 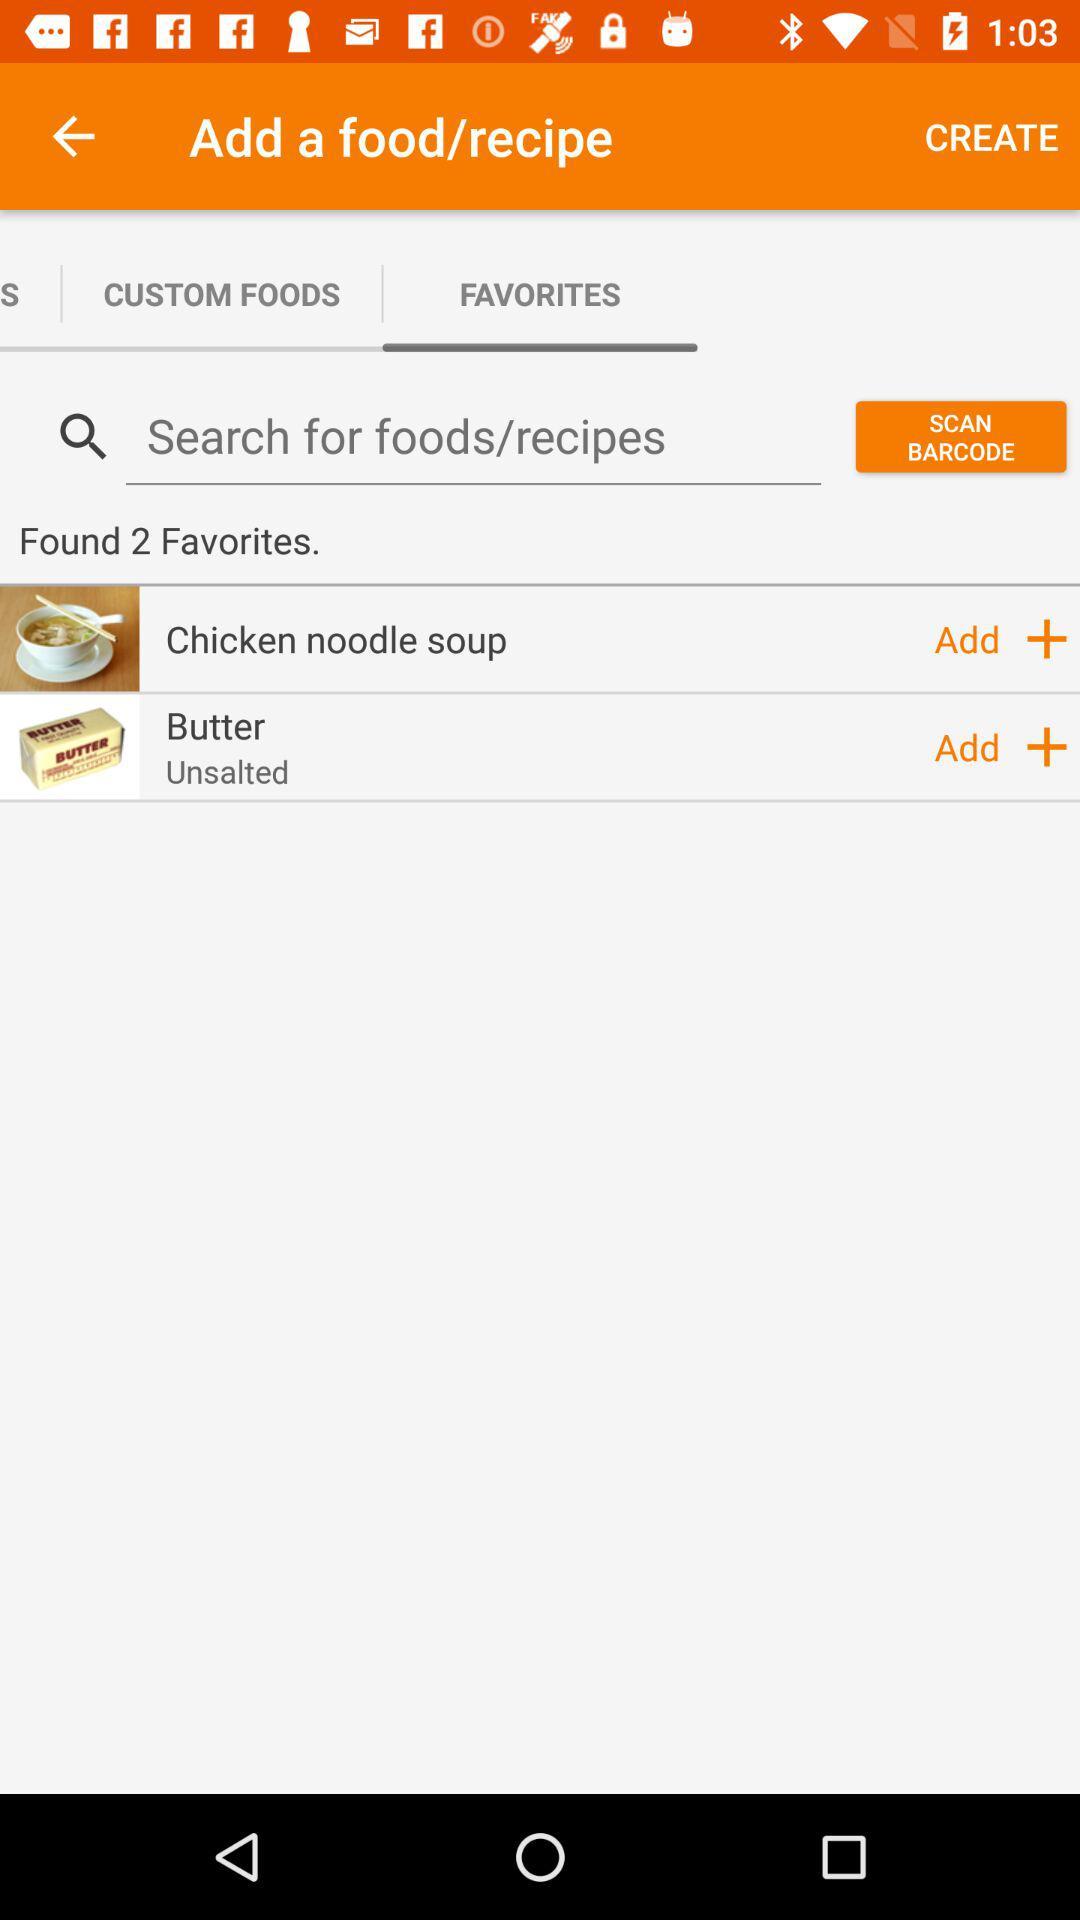 What do you see at coordinates (960, 435) in the screenshot?
I see `the item above the found 2 favorites. icon` at bounding box center [960, 435].